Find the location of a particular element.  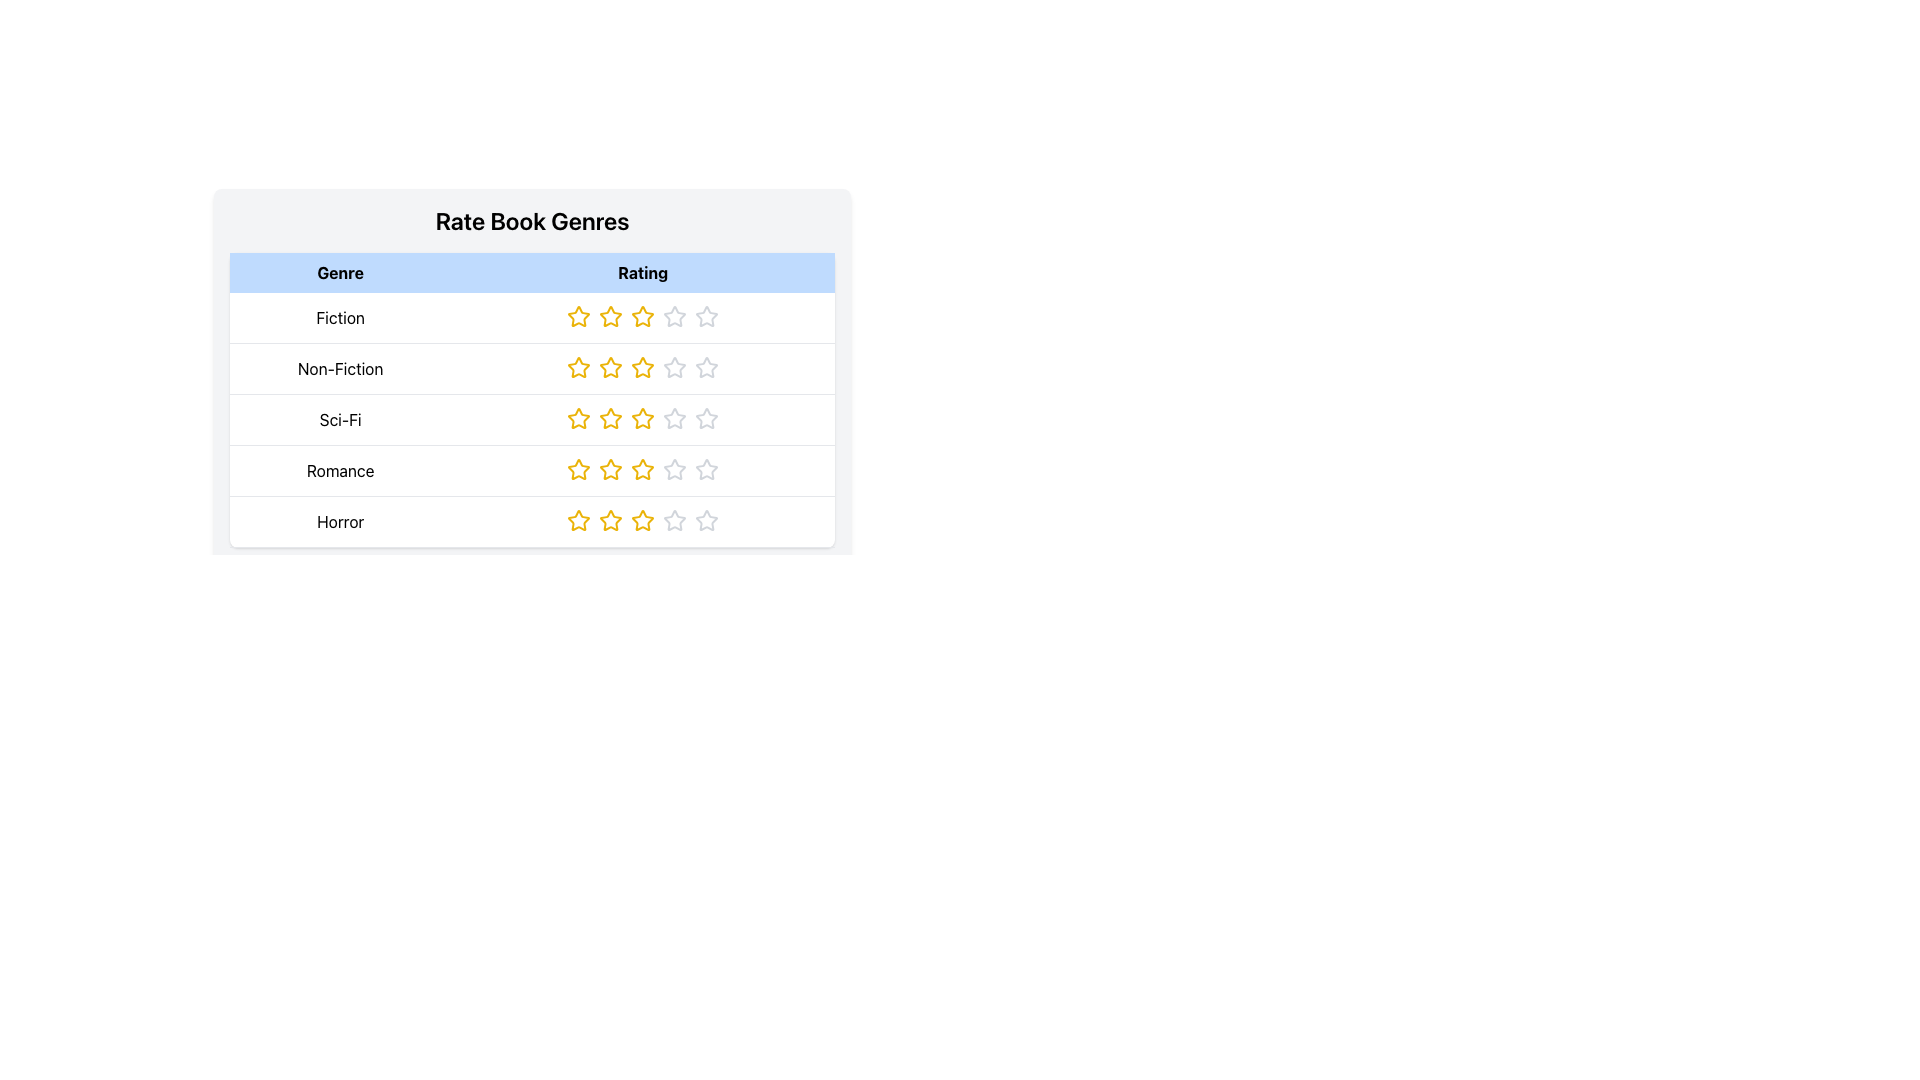

the fourth Rating Star in the 'Sci-Fi' row is located at coordinates (675, 418).